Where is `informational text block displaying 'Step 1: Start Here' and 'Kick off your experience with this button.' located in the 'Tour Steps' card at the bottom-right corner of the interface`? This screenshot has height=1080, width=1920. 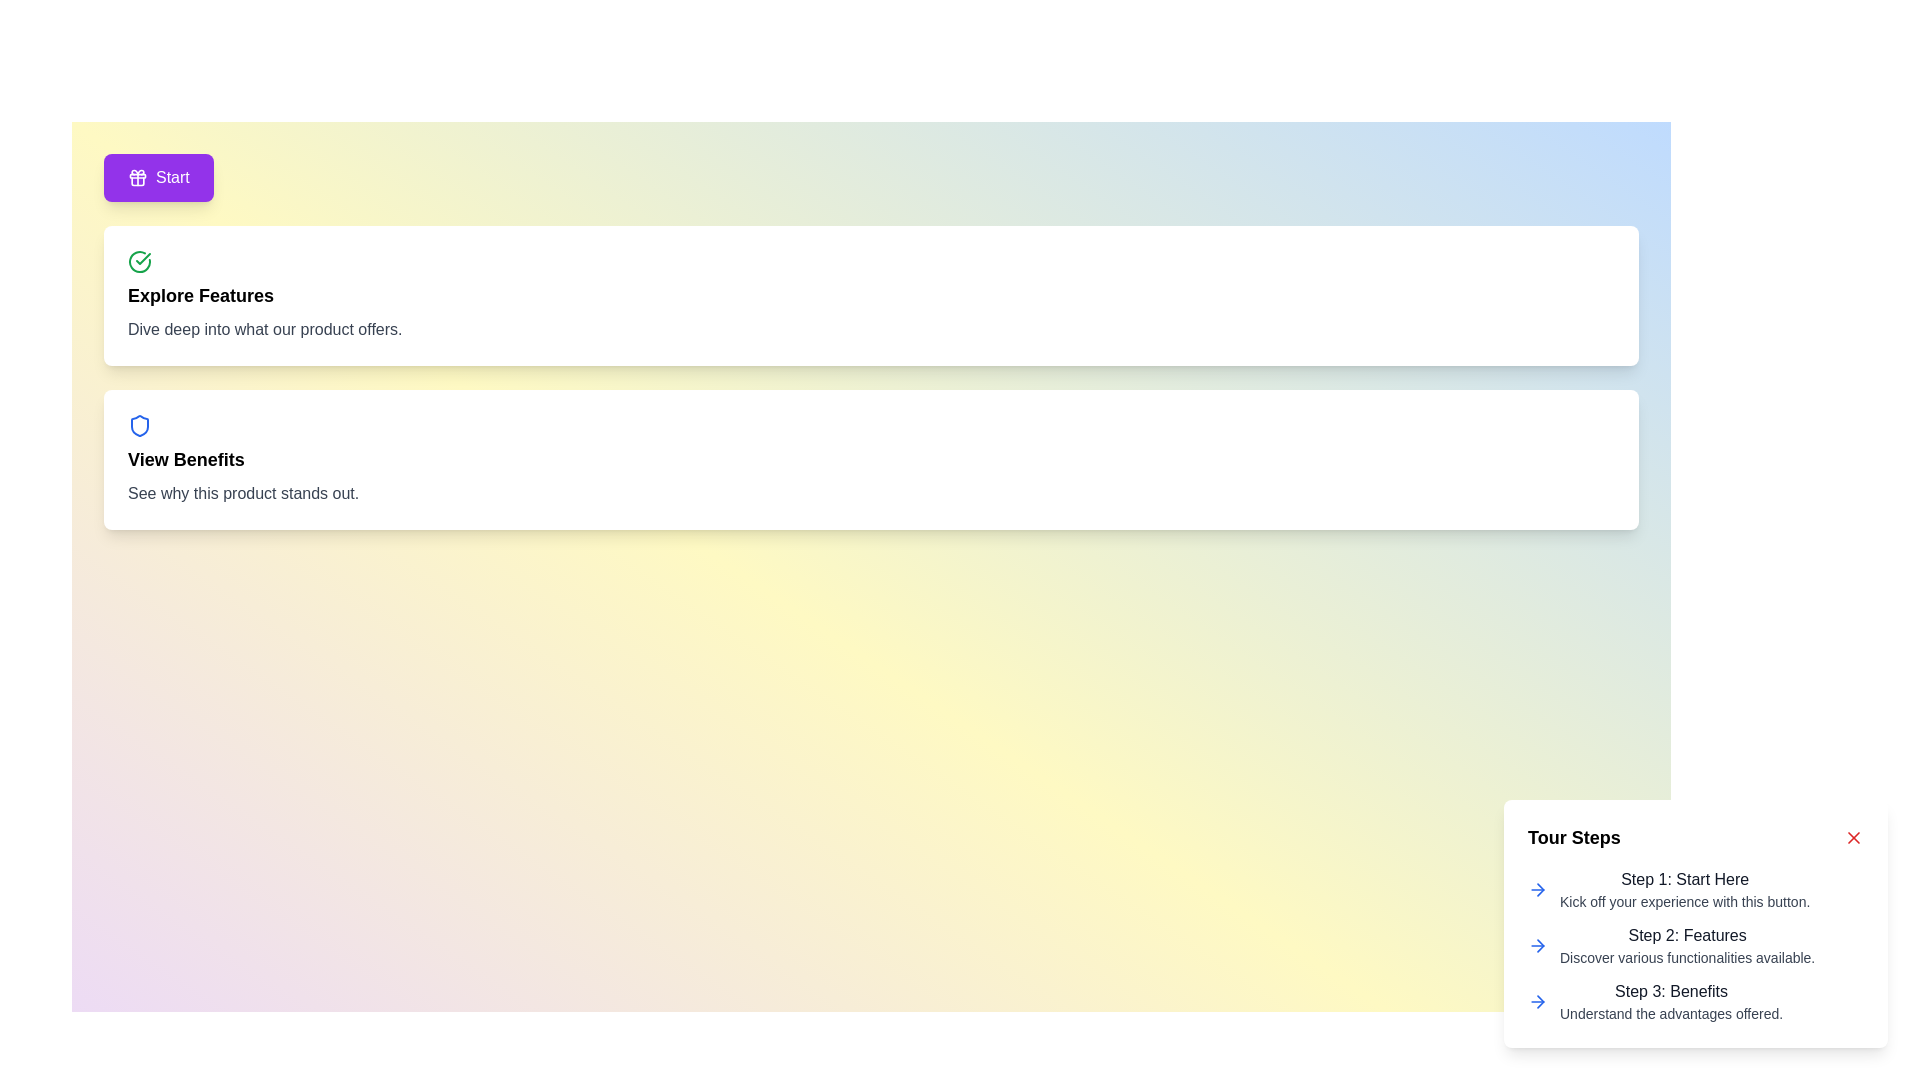 informational text block displaying 'Step 1: Start Here' and 'Kick off your experience with this button.' located in the 'Tour Steps' card at the bottom-right corner of the interface is located at coordinates (1684, 889).